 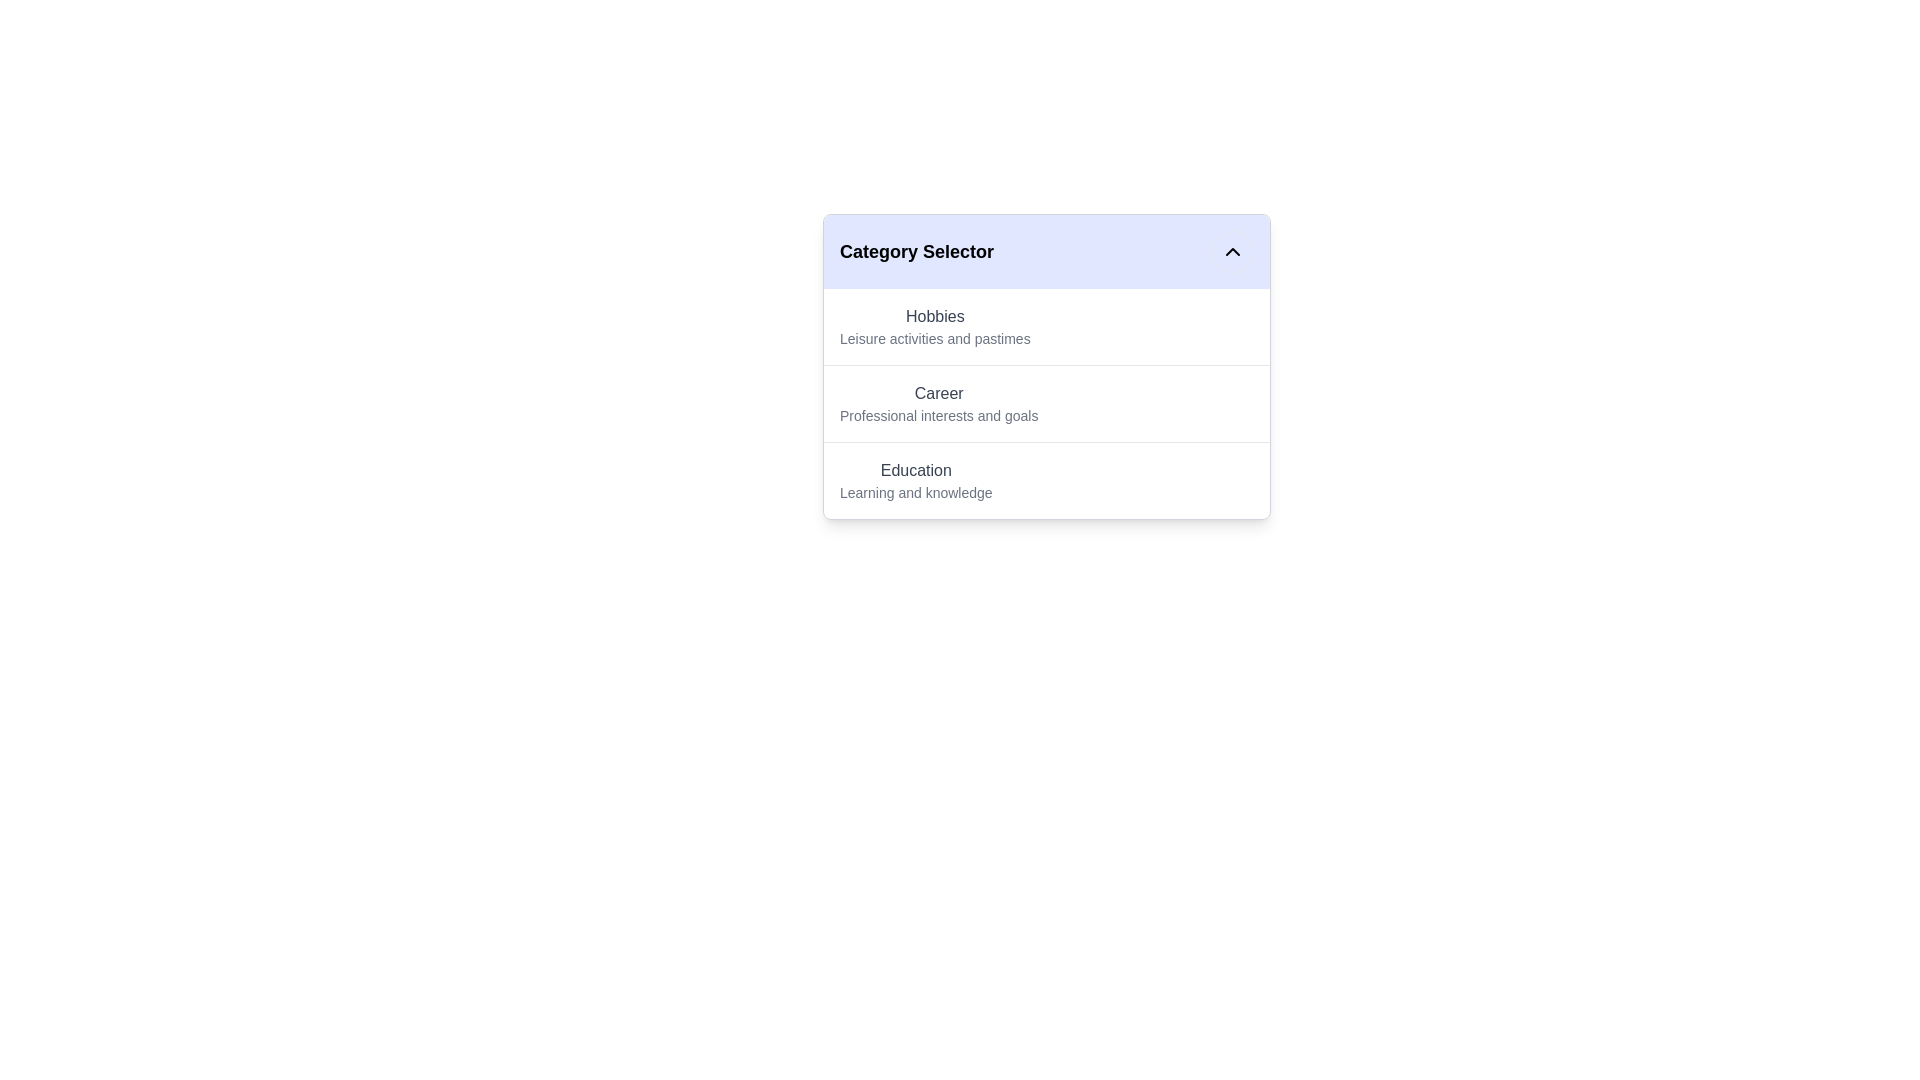 What do you see at coordinates (1045, 403) in the screenshot?
I see `the selectable list item representing the category 'Career,' which is the second item in the list beneath the header 'Category Selector.'` at bounding box center [1045, 403].